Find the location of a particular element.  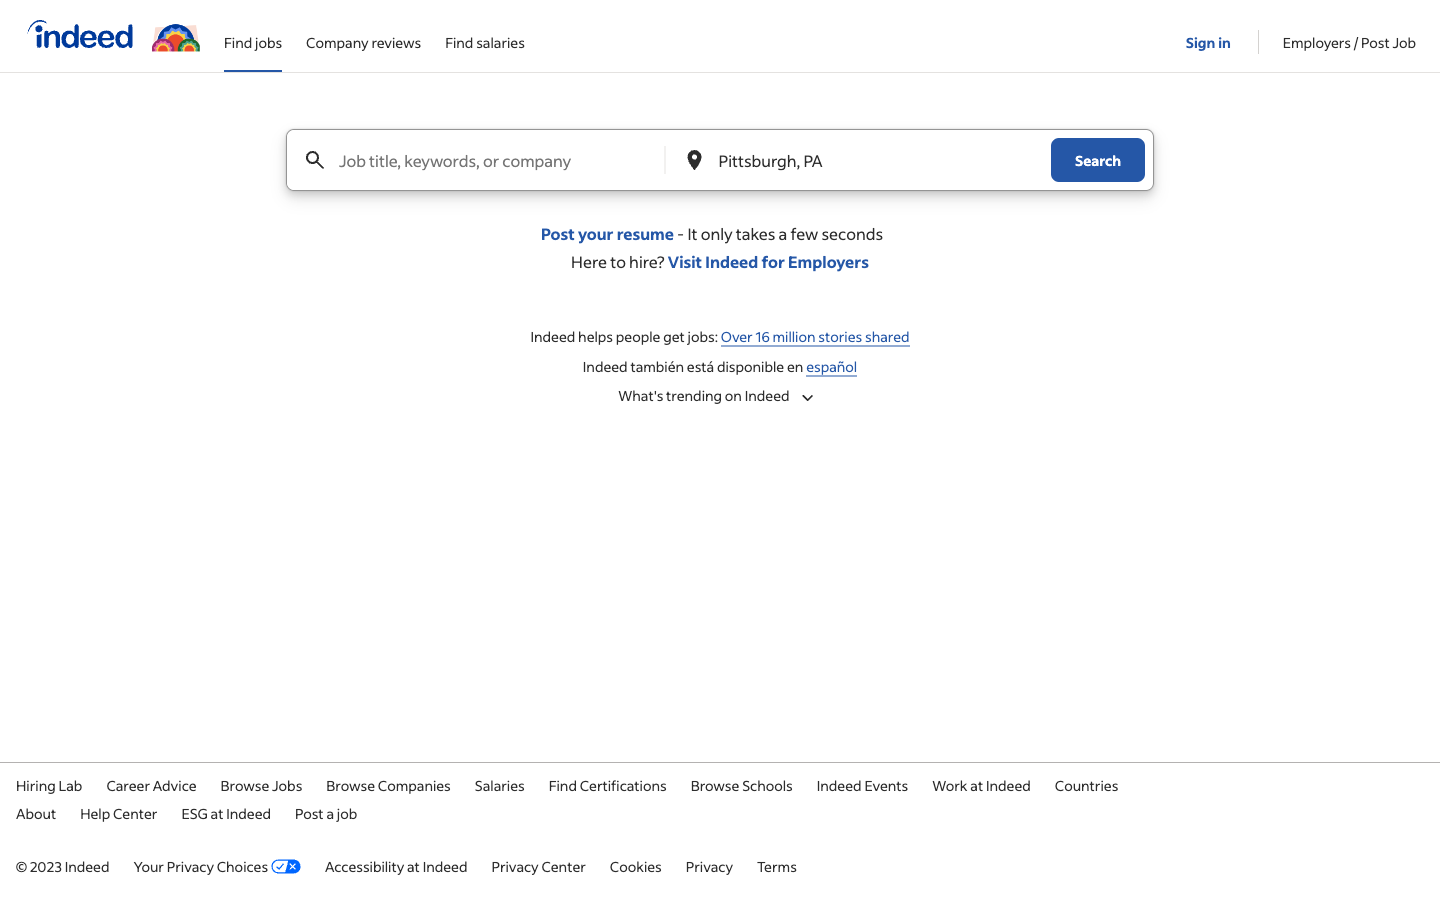

Read the terms of the page is located at coordinates (776, 865).